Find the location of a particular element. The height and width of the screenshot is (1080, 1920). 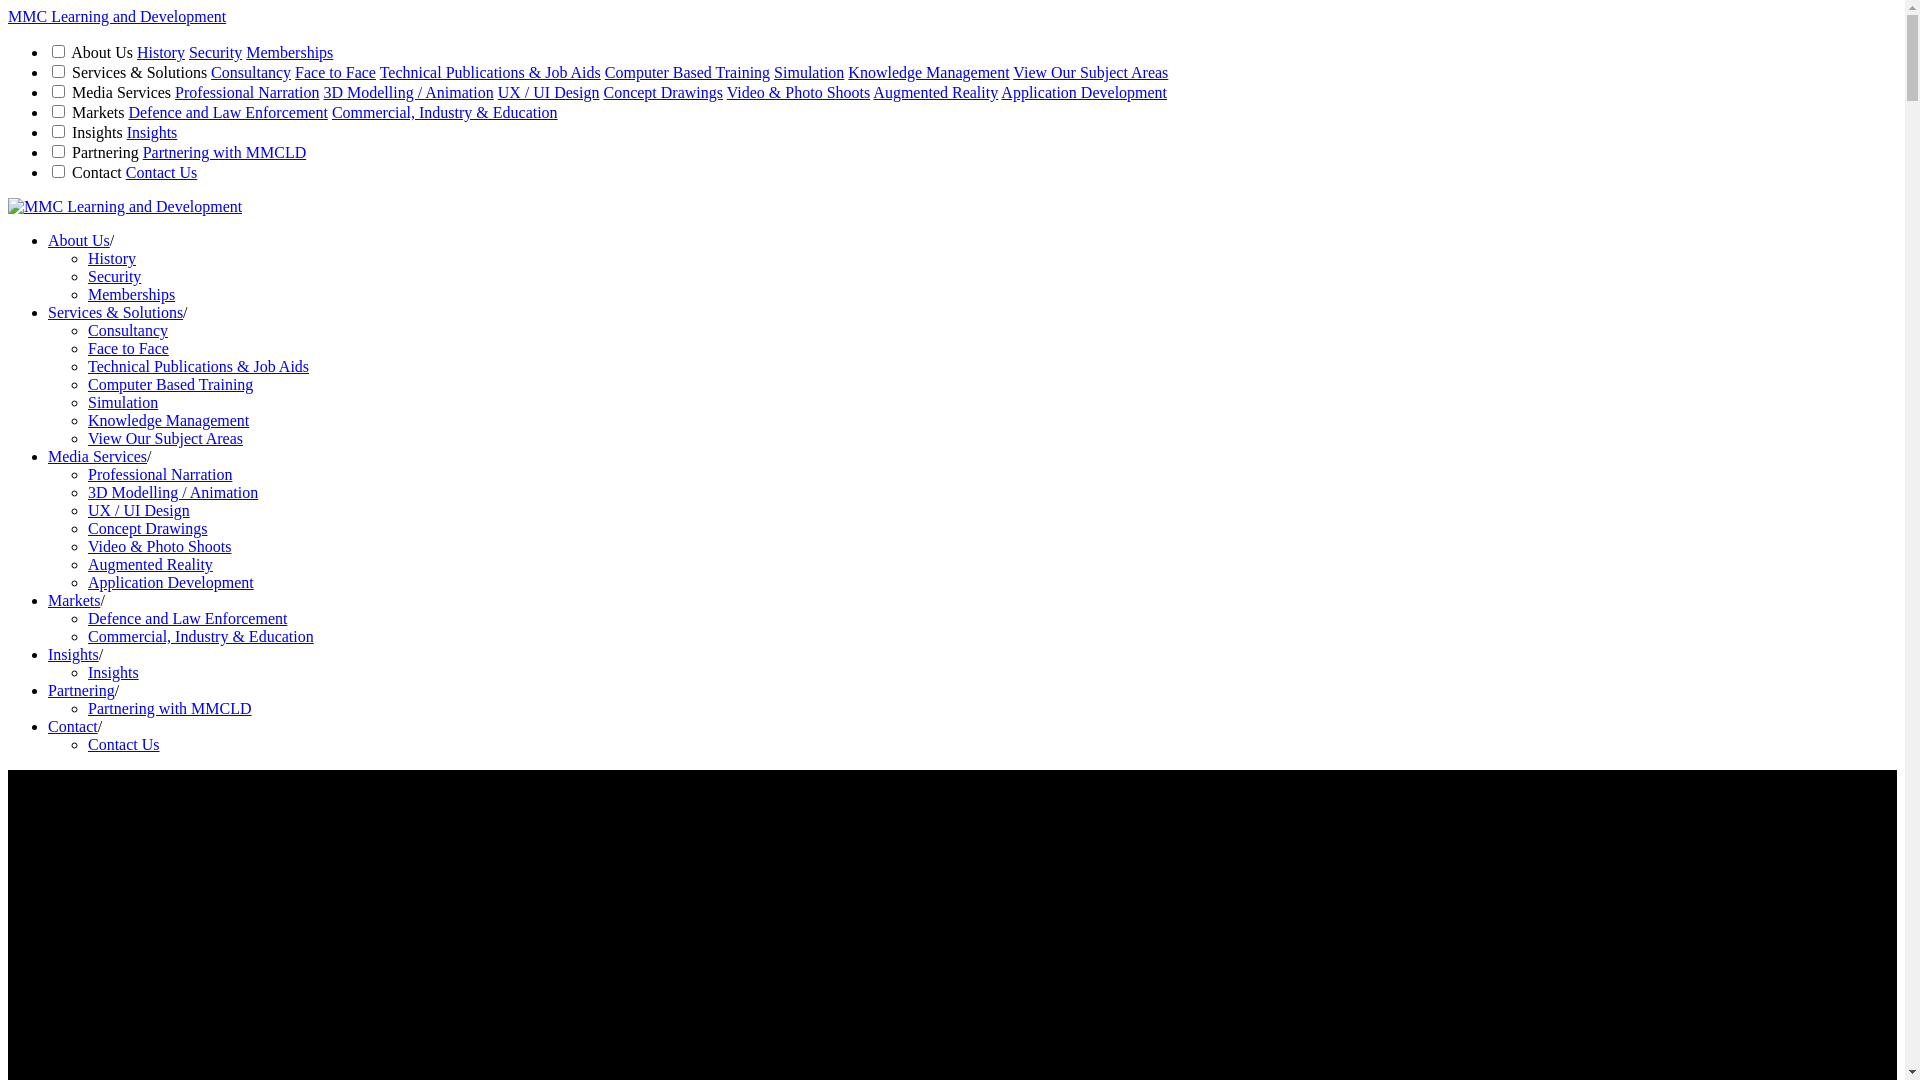

'Insights' is located at coordinates (112, 672).